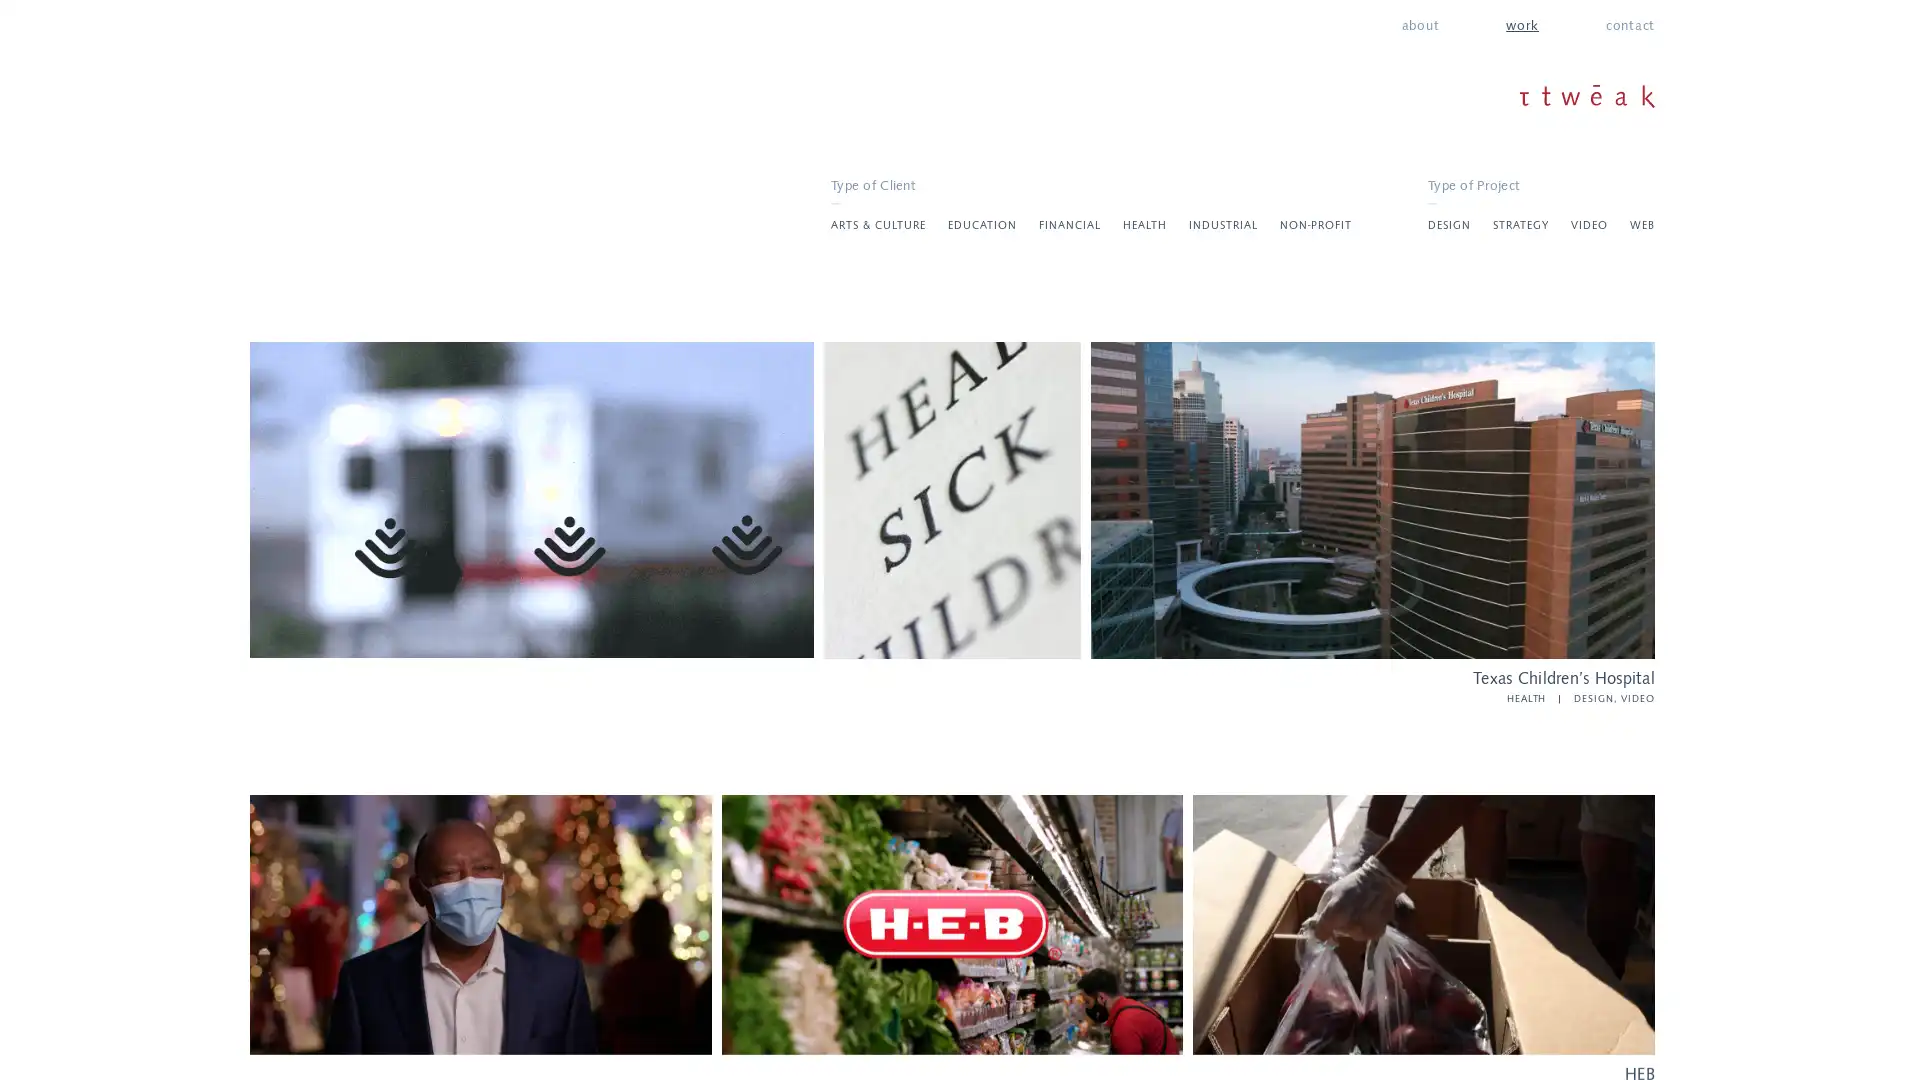 The height and width of the screenshot is (1080, 1920). What do you see at coordinates (1449, 225) in the screenshot?
I see `DESIGN` at bounding box center [1449, 225].